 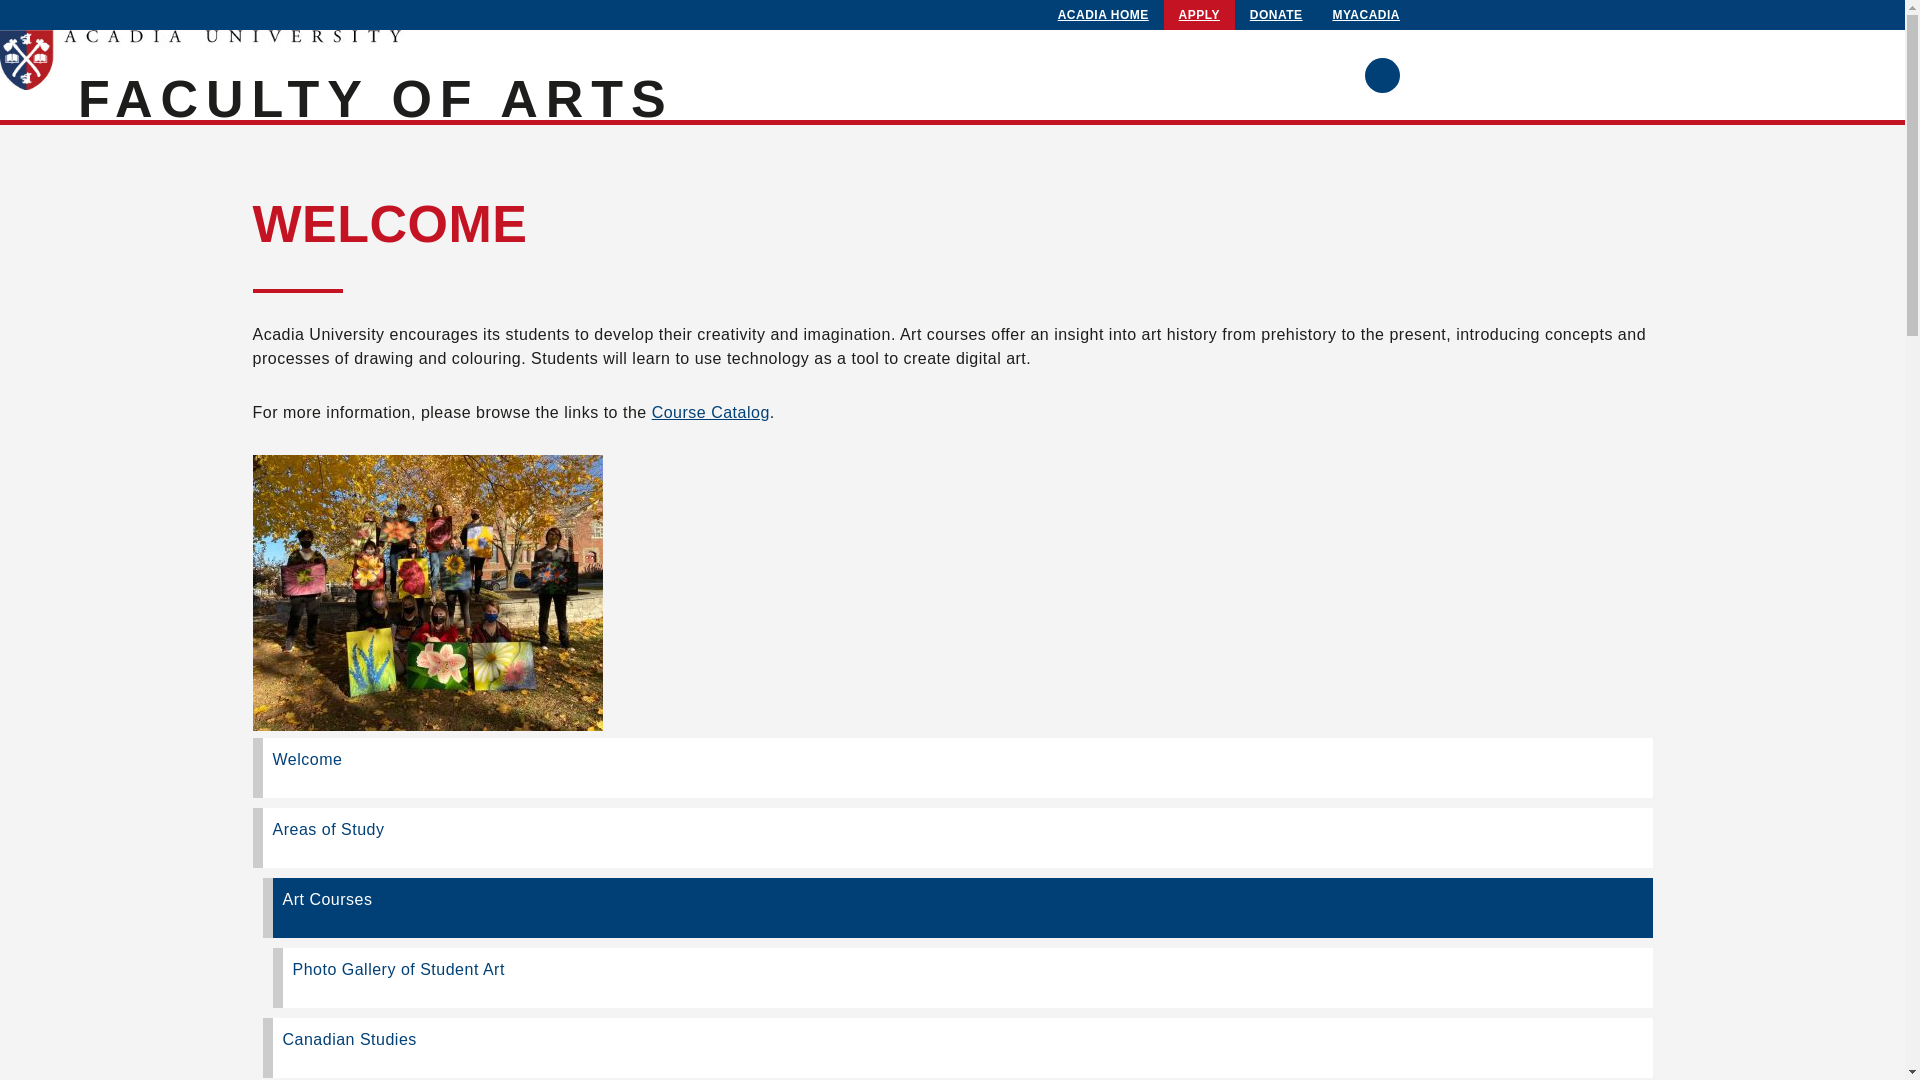 What do you see at coordinates (1275, 15) in the screenshot?
I see `'DONATE'` at bounding box center [1275, 15].